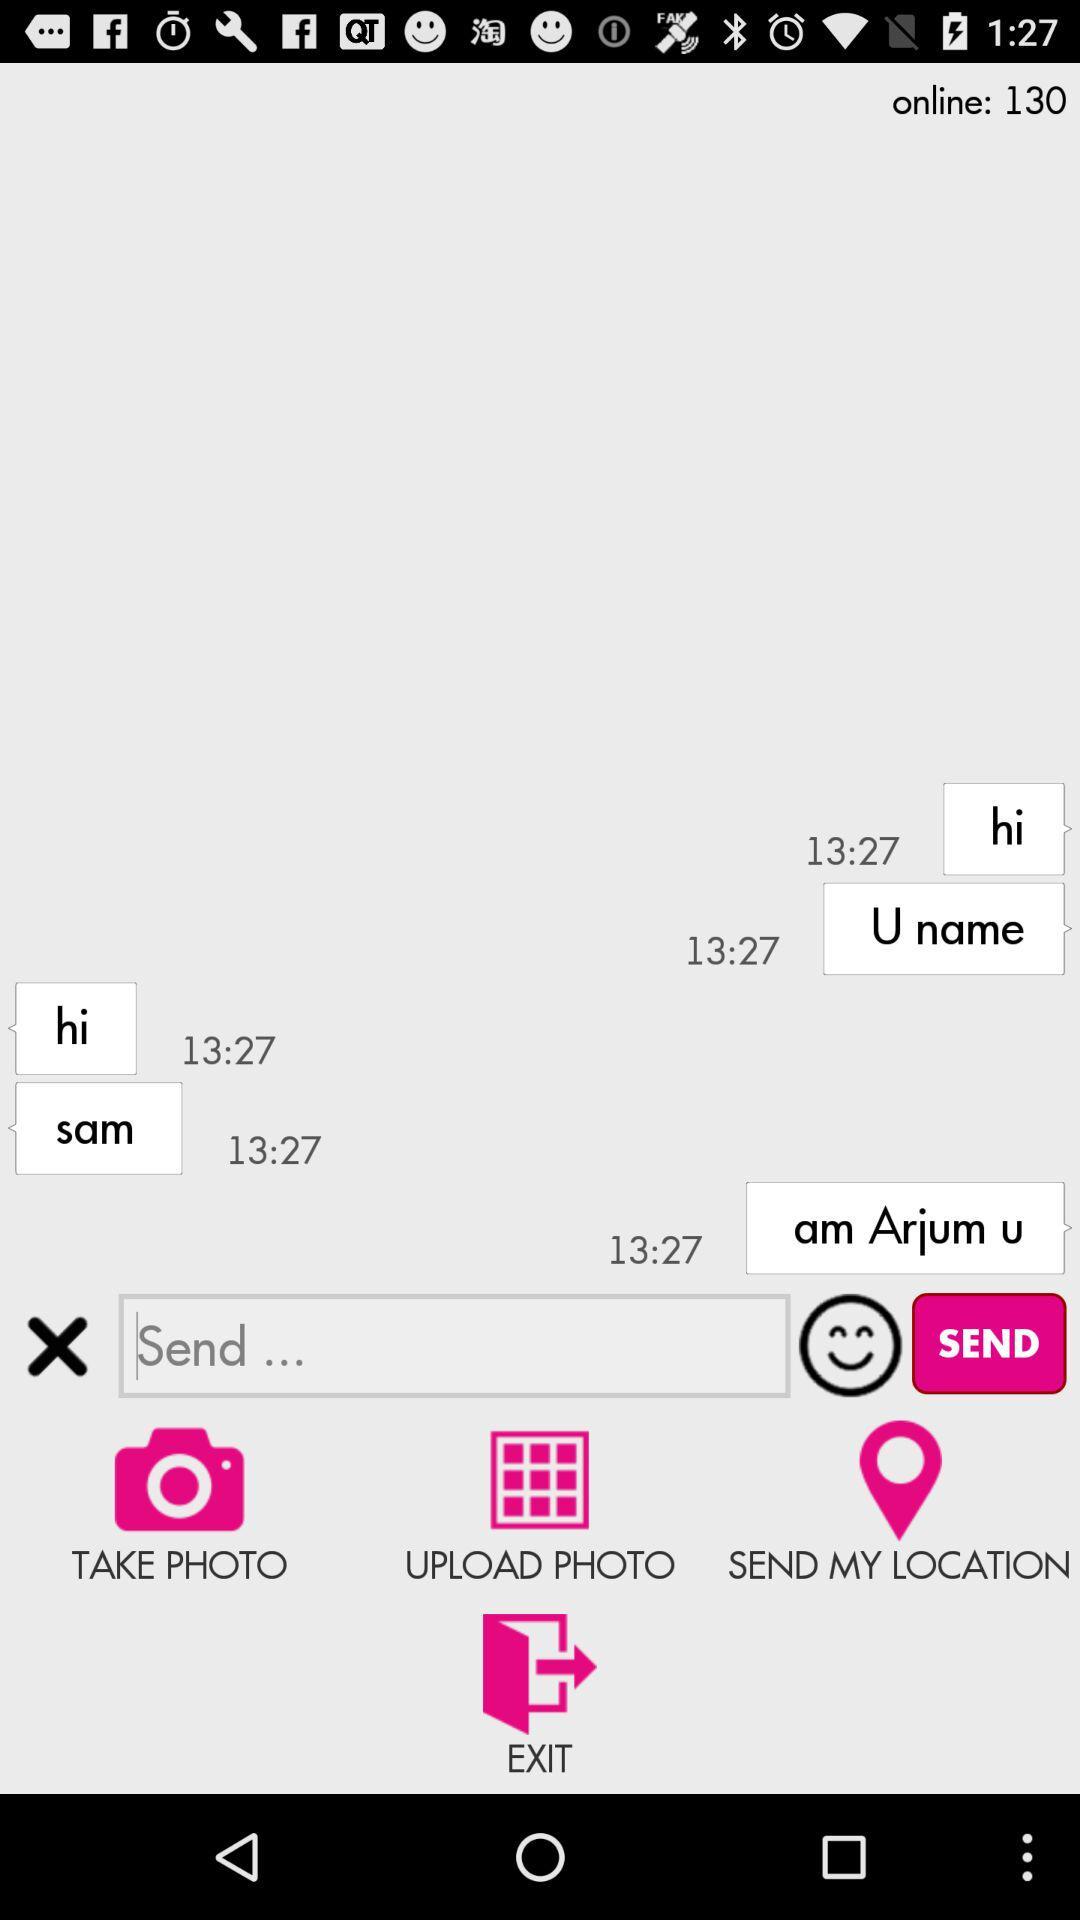  I want to click on open emojis, so click(851, 1345).